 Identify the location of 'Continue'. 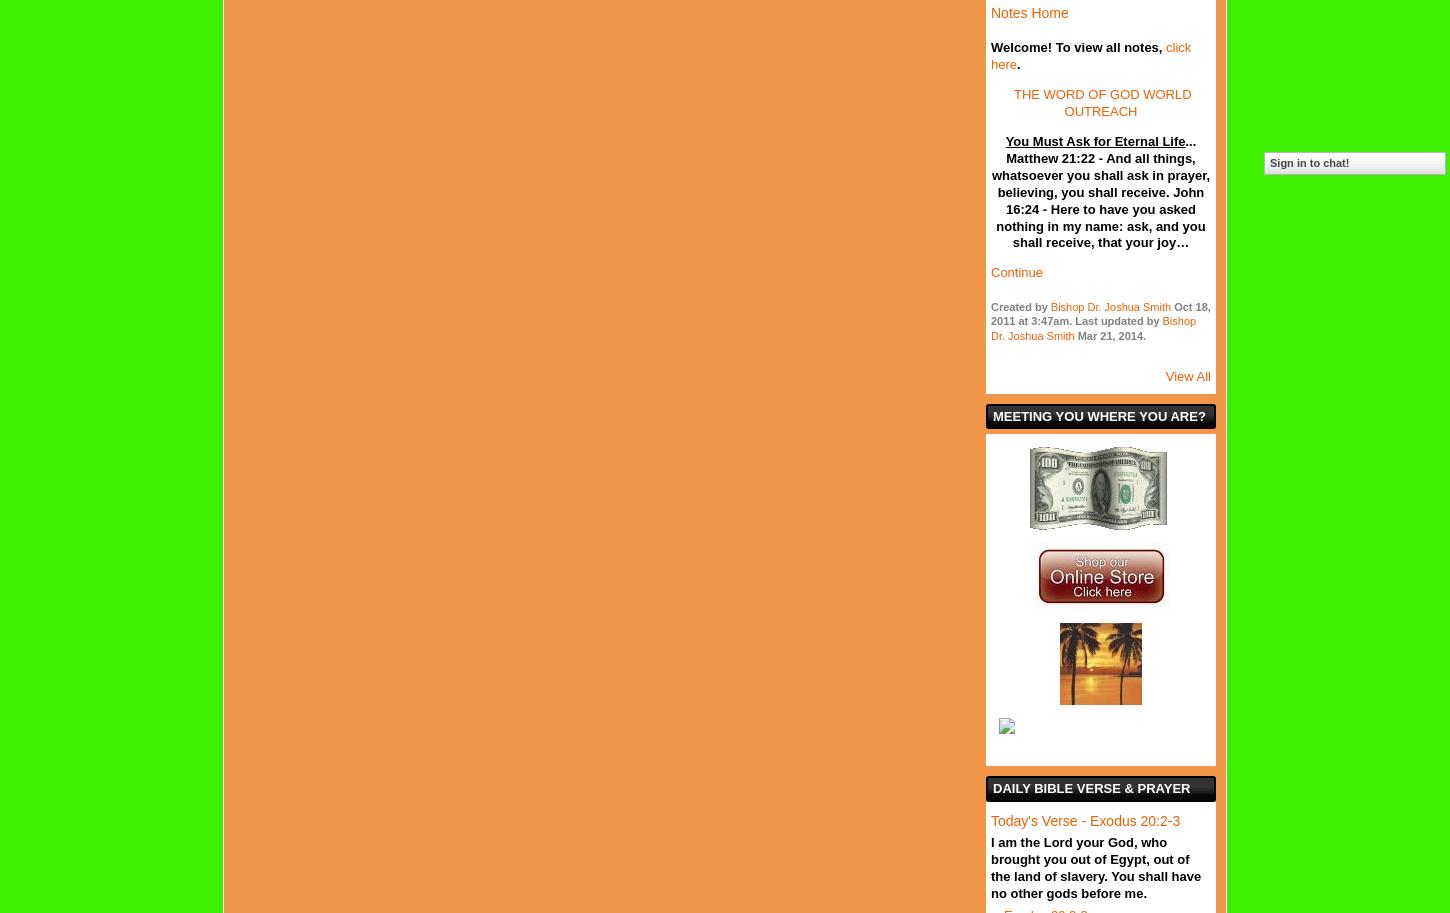
(1017, 272).